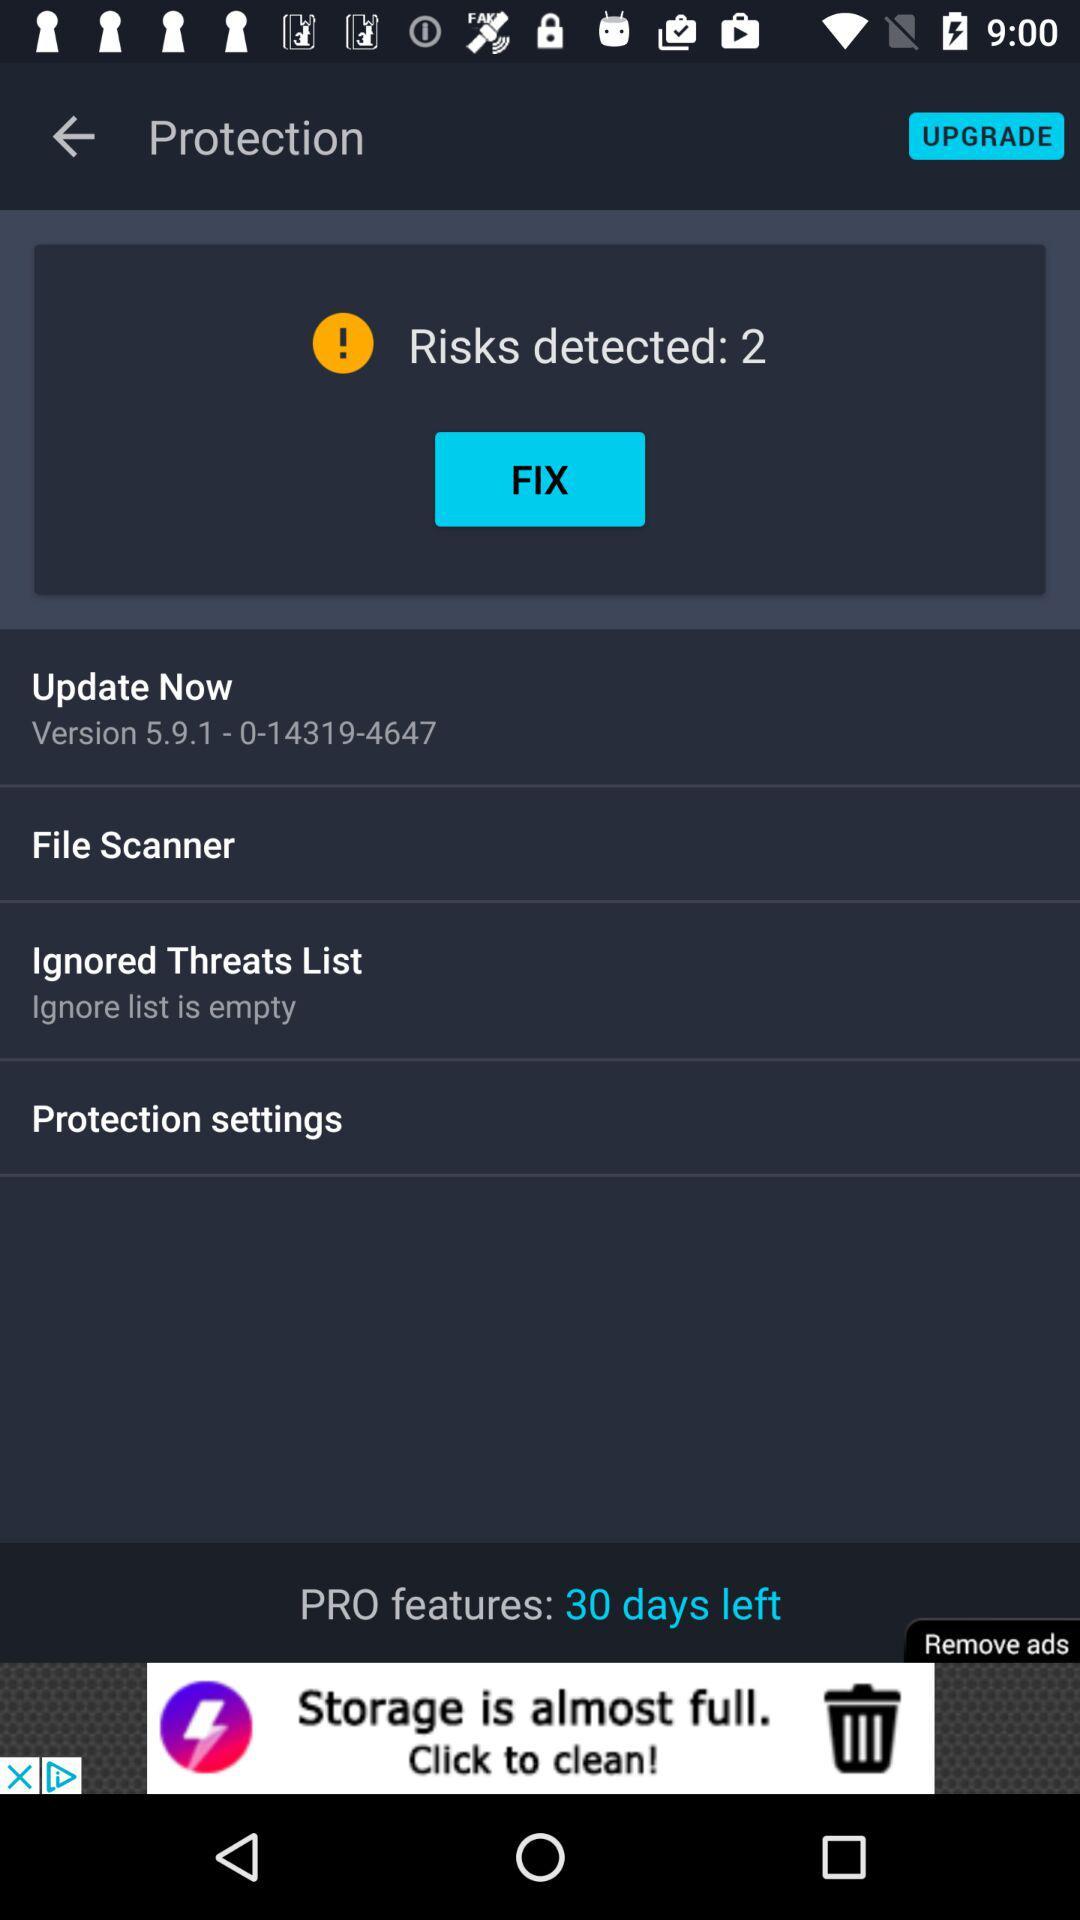  What do you see at coordinates (985, 135) in the screenshot?
I see `upgrade application to premium version` at bounding box center [985, 135].